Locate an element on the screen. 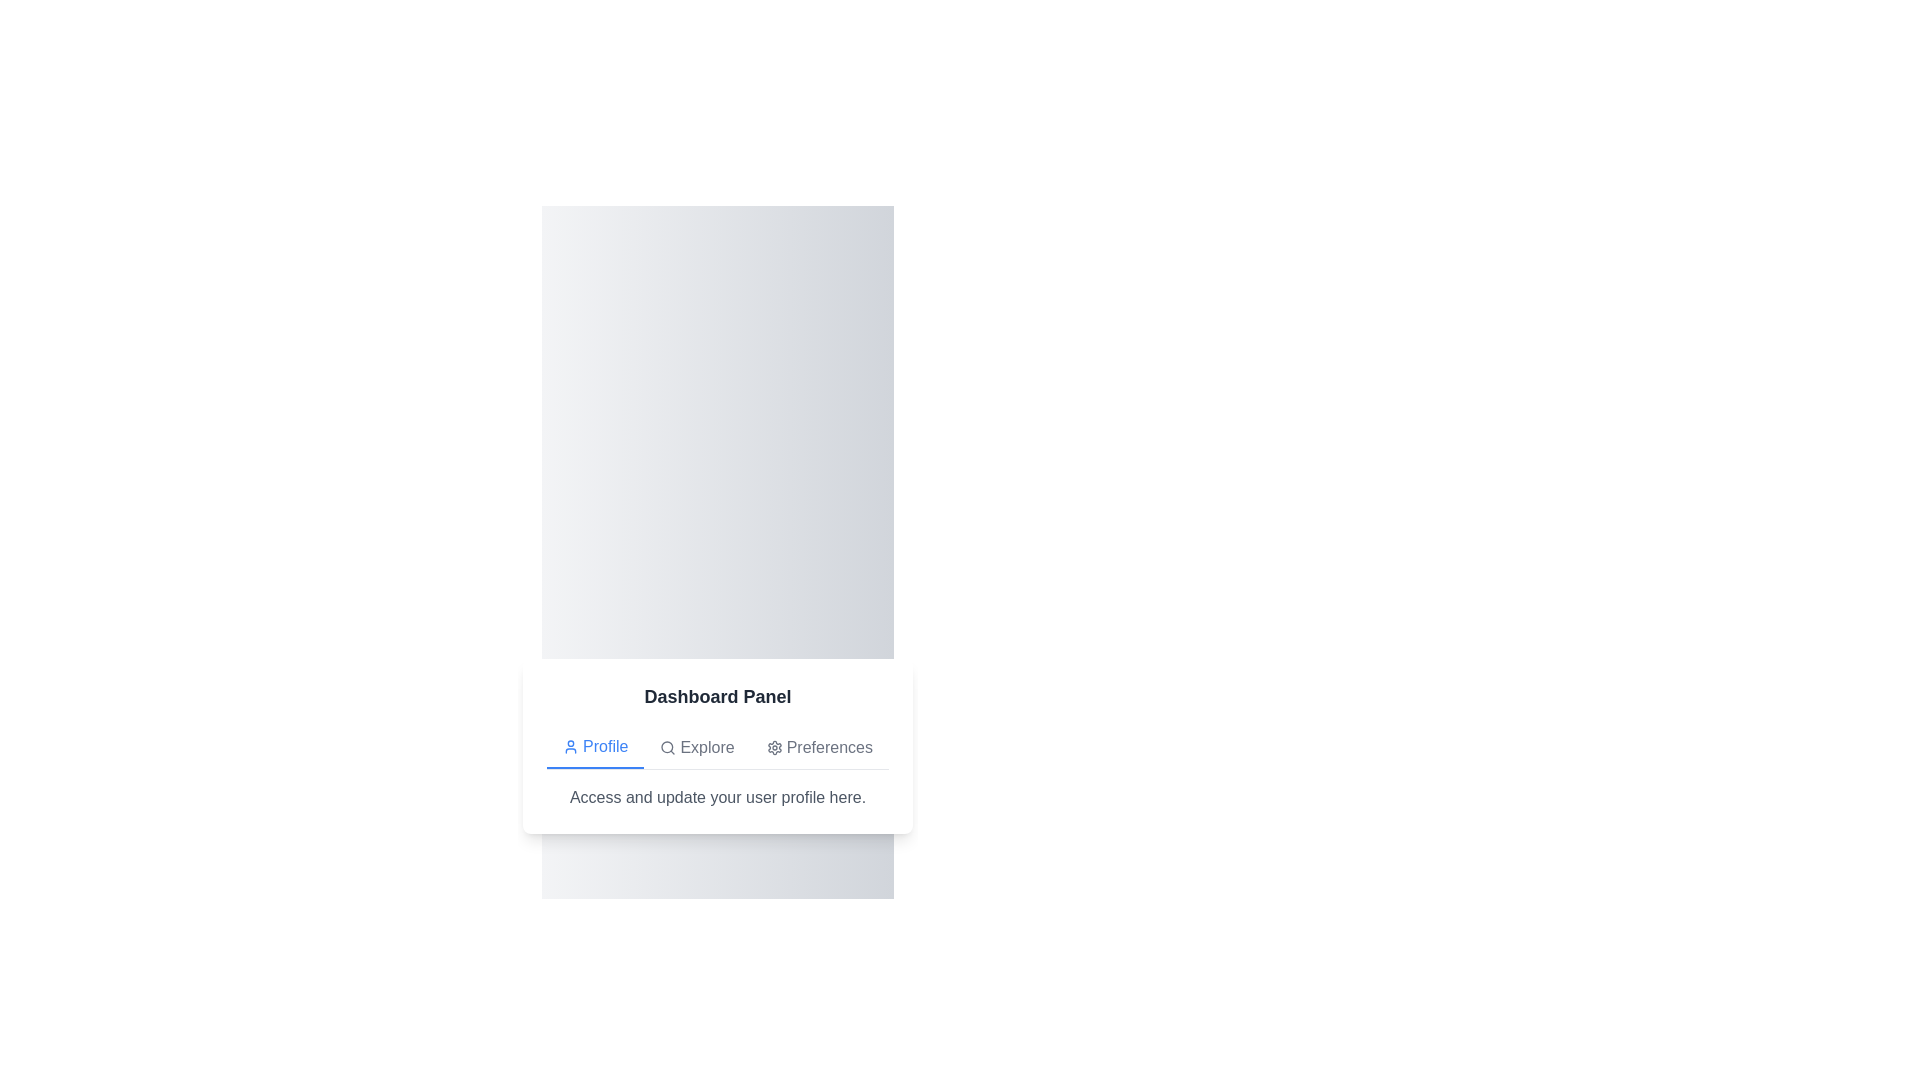  the decorative user profile icon located to the left of the 'Profile' text within the tab-like component of the navigation section is located at coordinates (570, 746).